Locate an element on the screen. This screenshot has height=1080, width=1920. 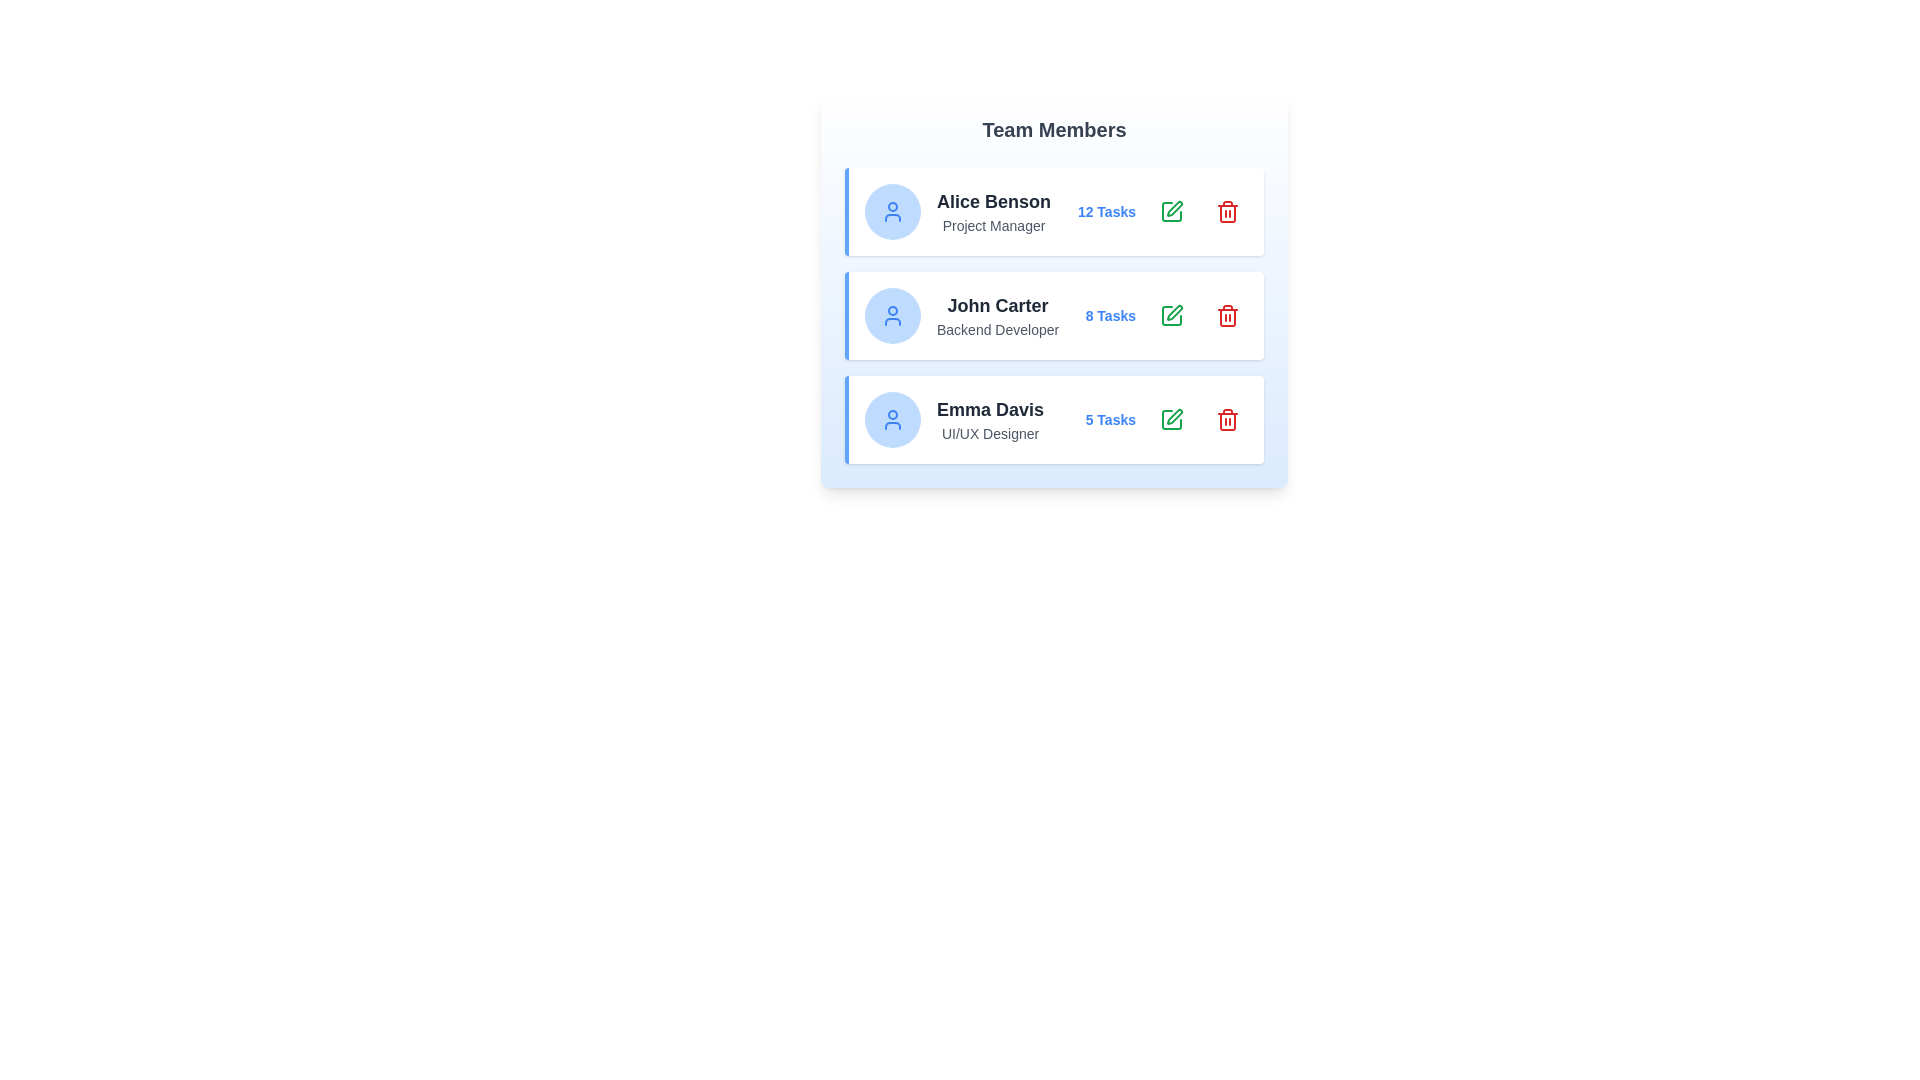
the user icon for the team member John Carter is located at coordinates (891, 315).